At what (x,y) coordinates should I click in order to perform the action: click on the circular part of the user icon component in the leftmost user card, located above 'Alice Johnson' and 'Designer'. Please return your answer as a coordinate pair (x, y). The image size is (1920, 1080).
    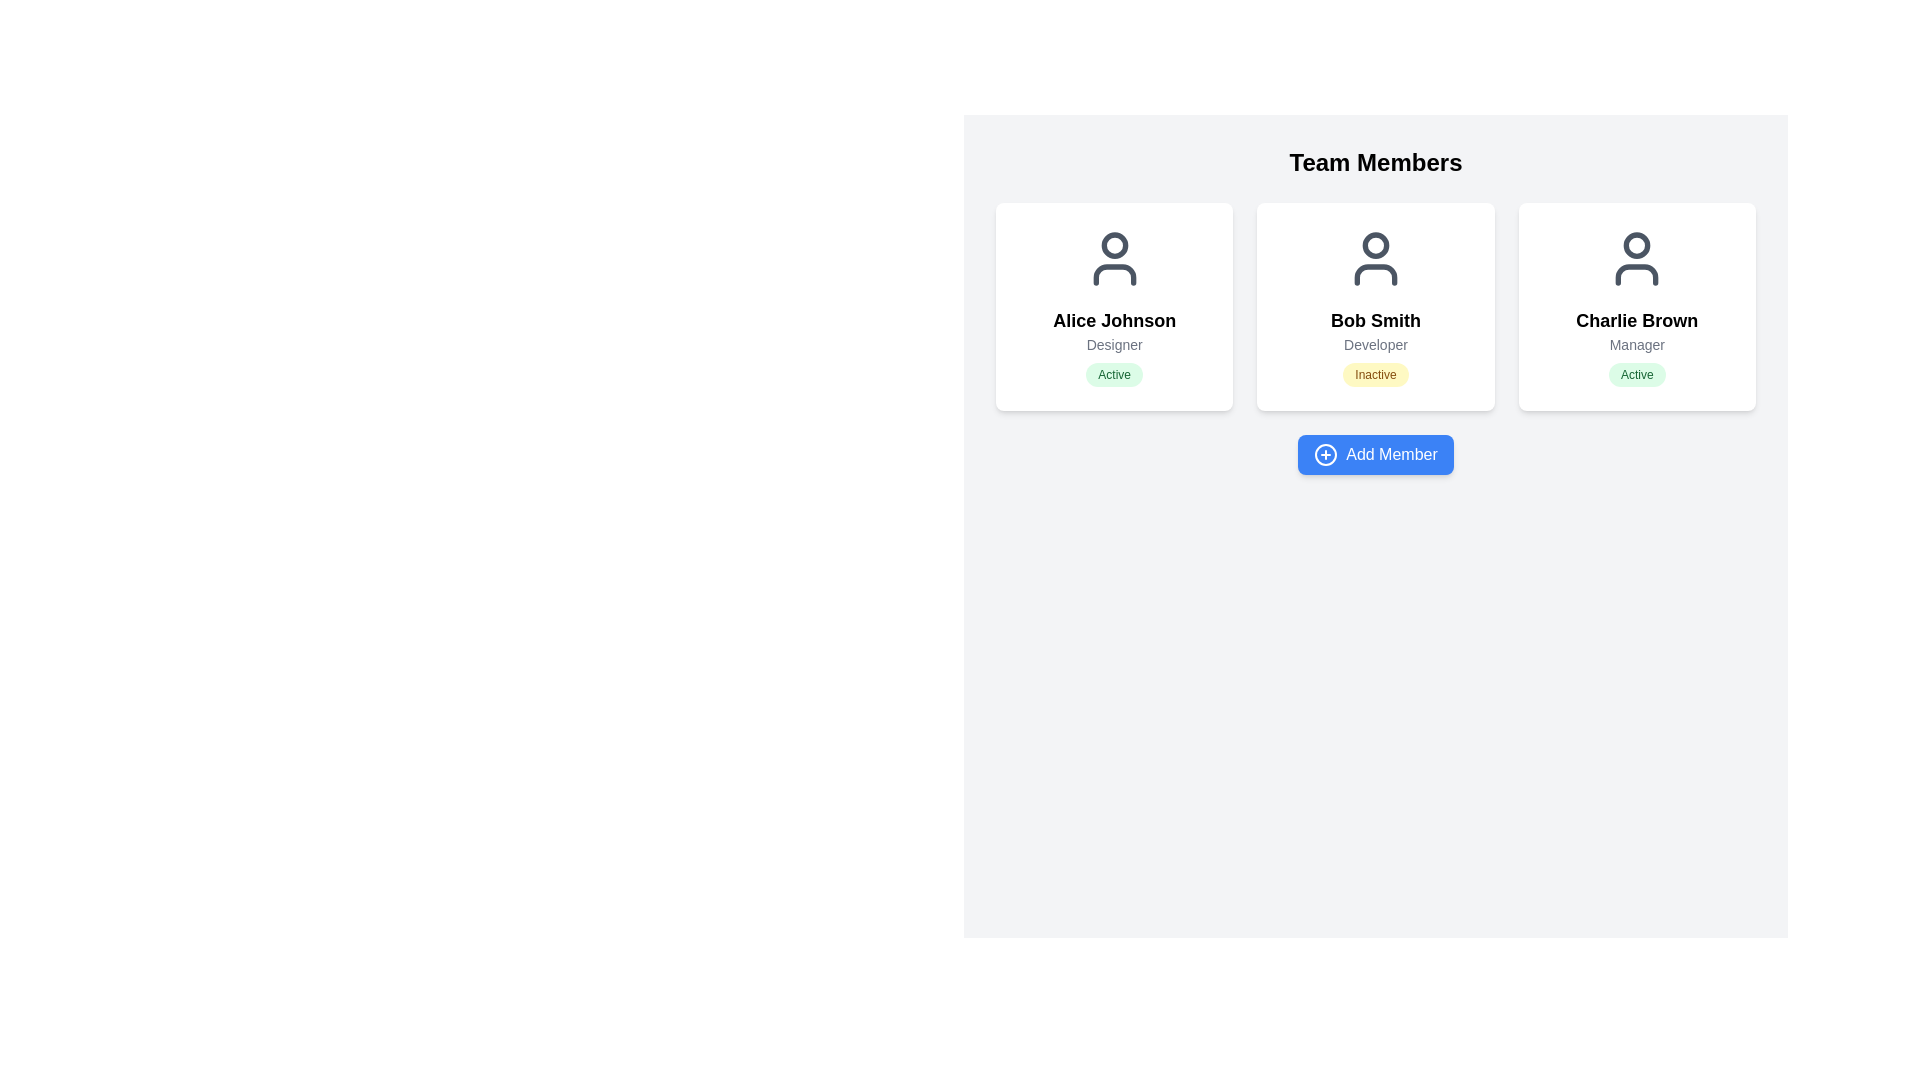
    Looking at the image, I should click on (1113, 244).